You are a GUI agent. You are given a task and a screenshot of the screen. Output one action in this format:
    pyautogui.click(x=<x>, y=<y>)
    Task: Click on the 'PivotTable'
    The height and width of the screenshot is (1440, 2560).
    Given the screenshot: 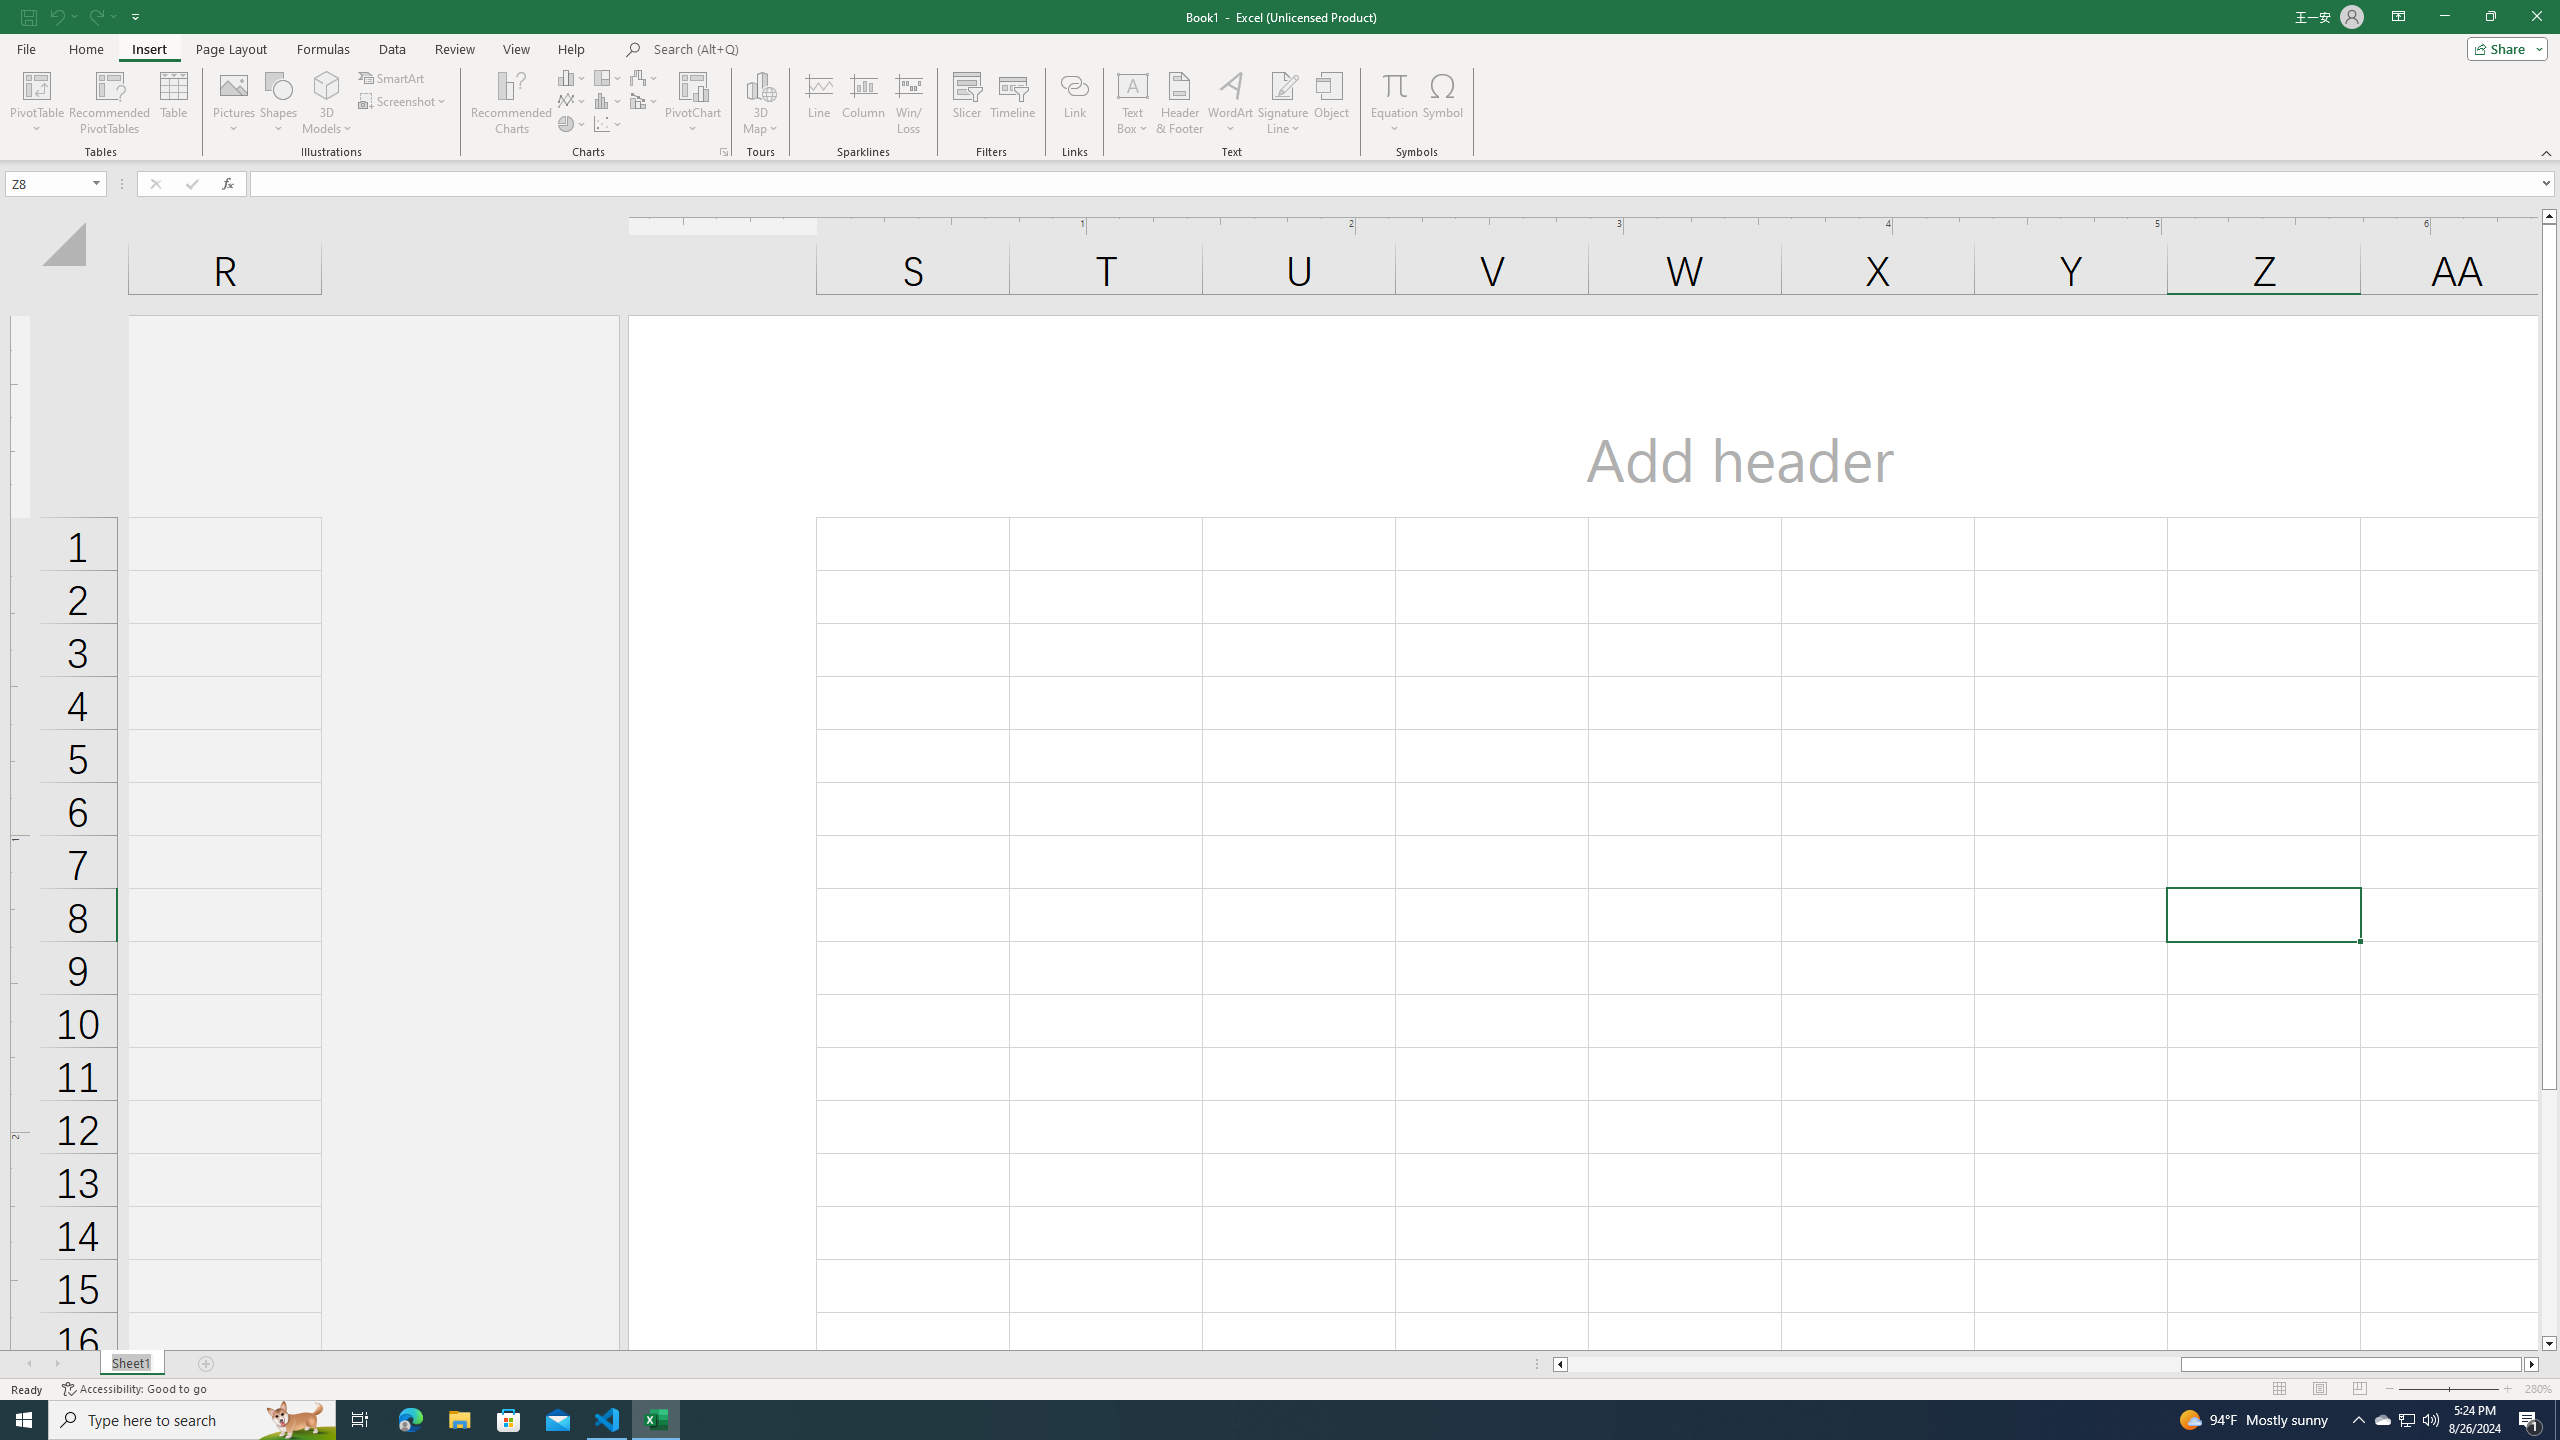 What is the action you would take?
    pyautogui.click(x=36, y=84)
    